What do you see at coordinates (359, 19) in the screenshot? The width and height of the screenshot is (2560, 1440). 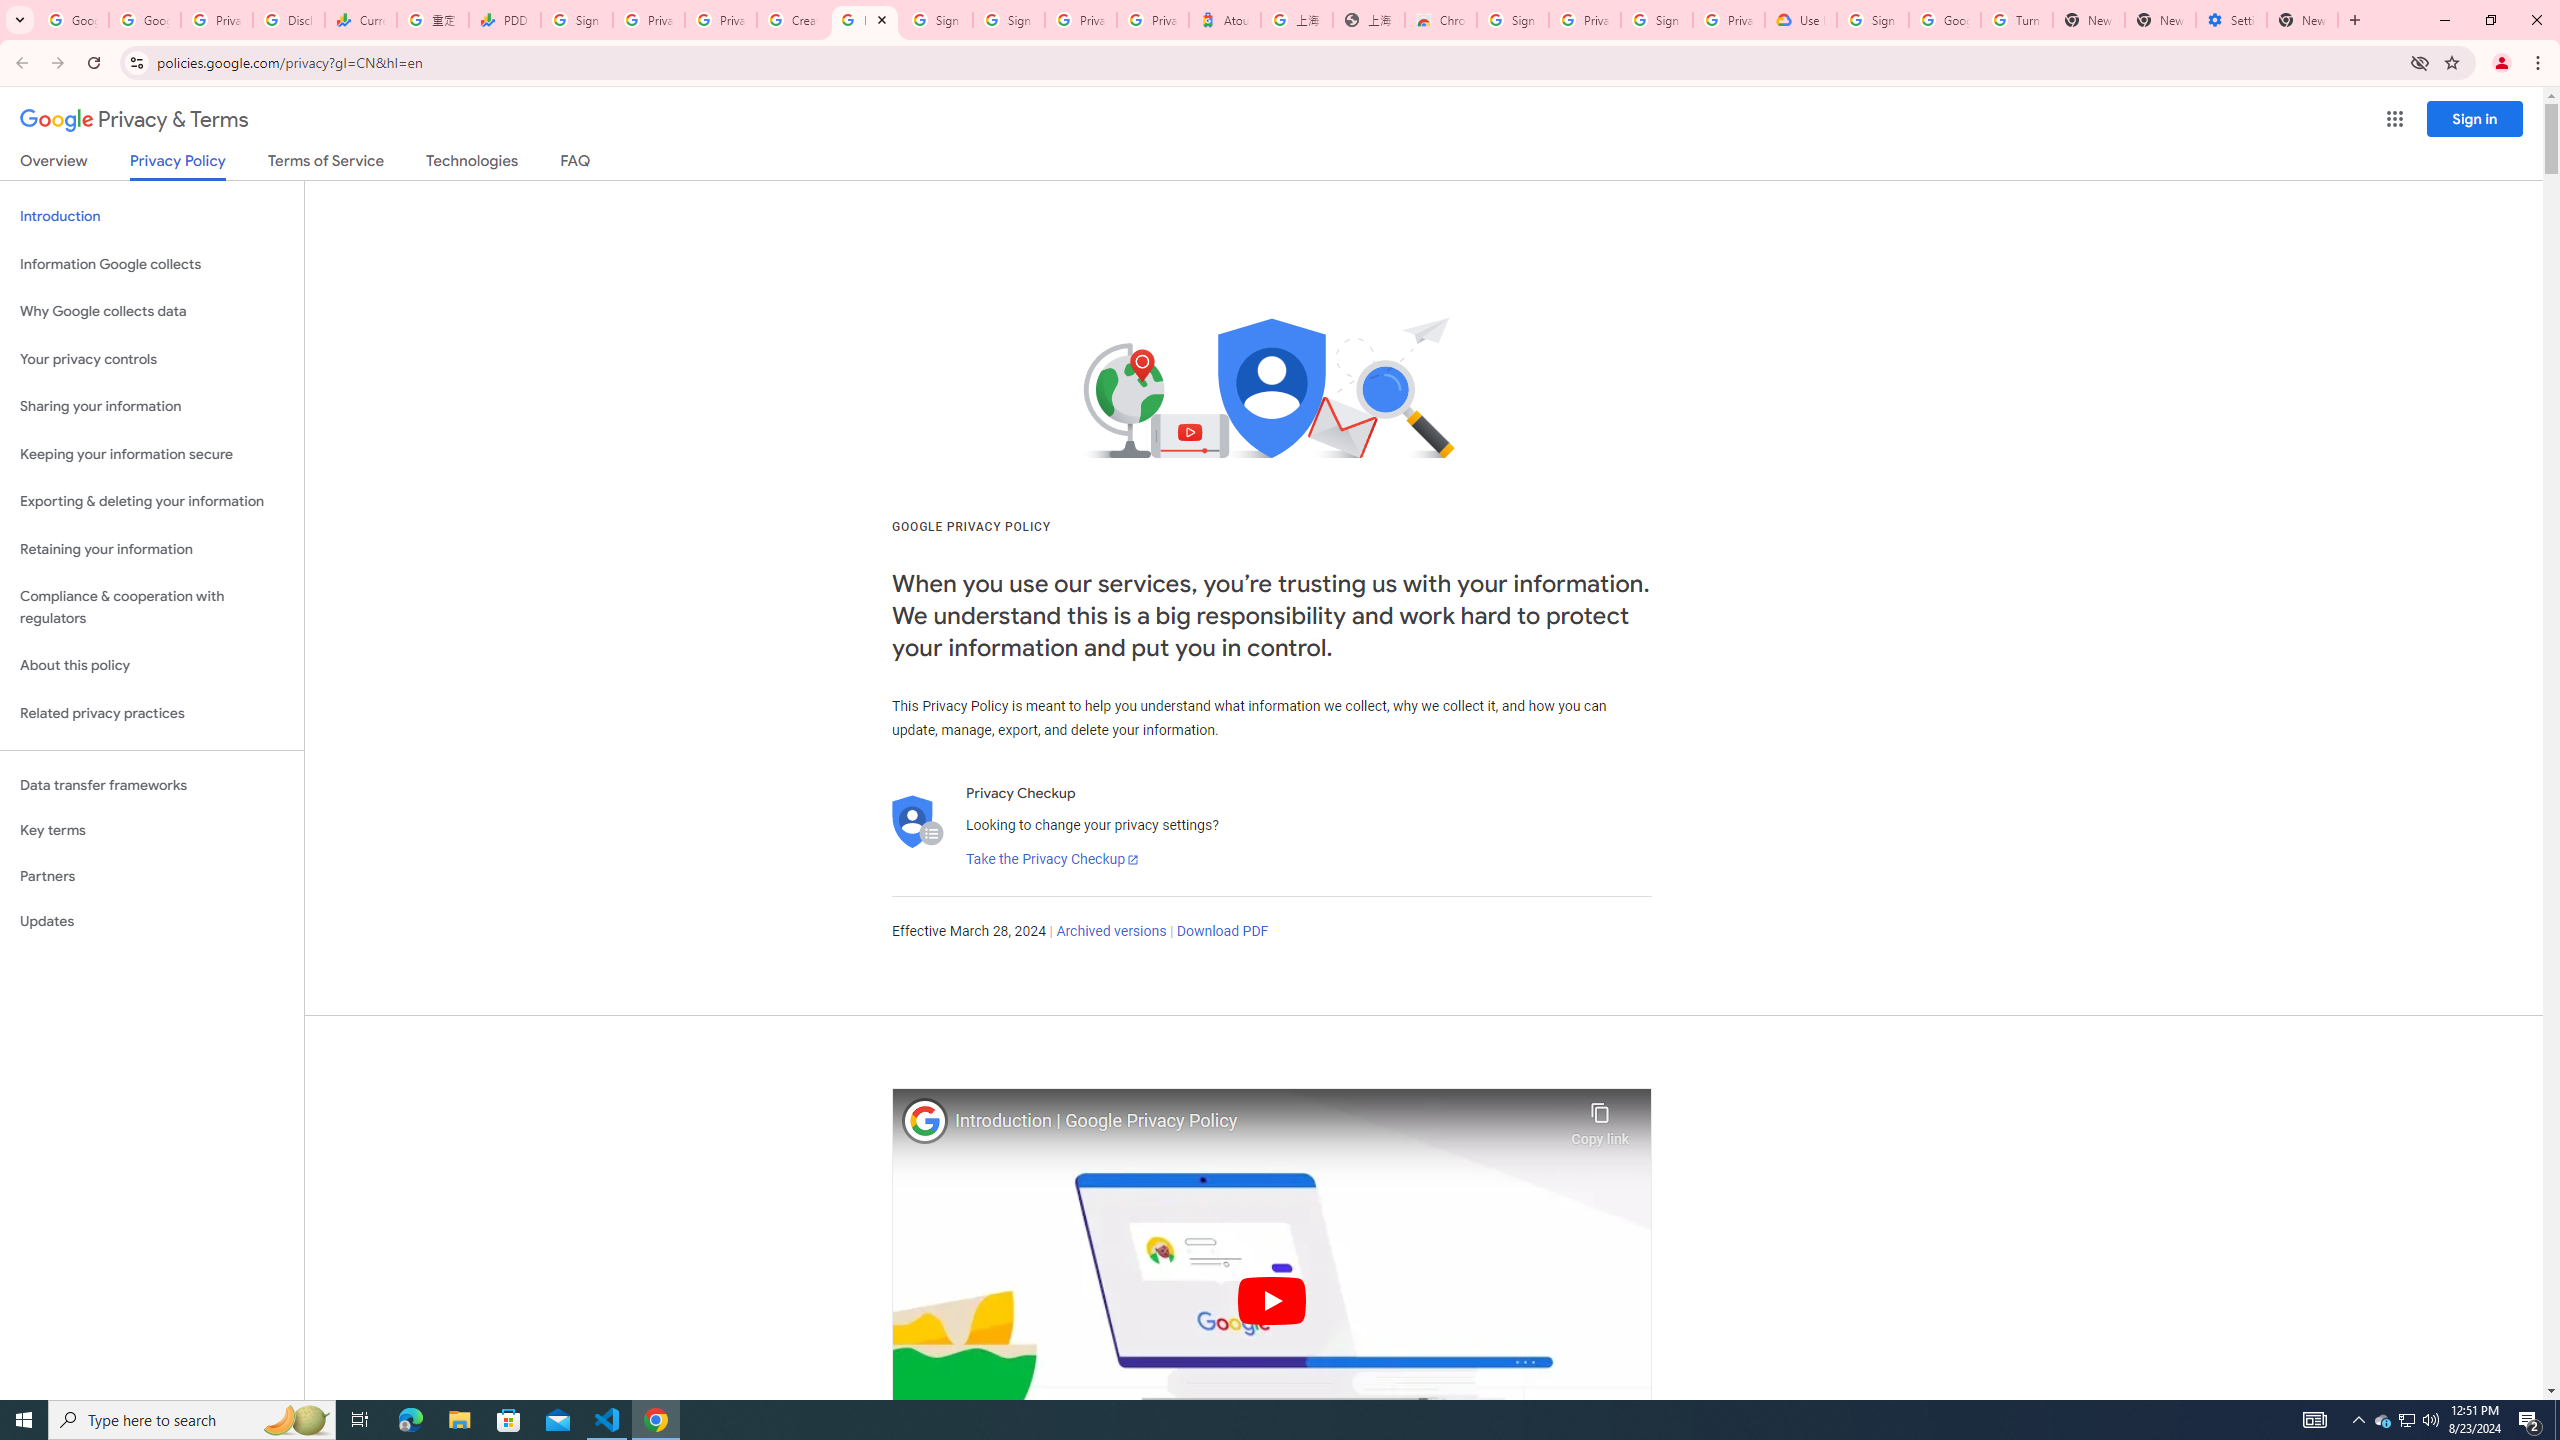 I see `'Currencies - Google Finance'` at bounding box center [359, 19].